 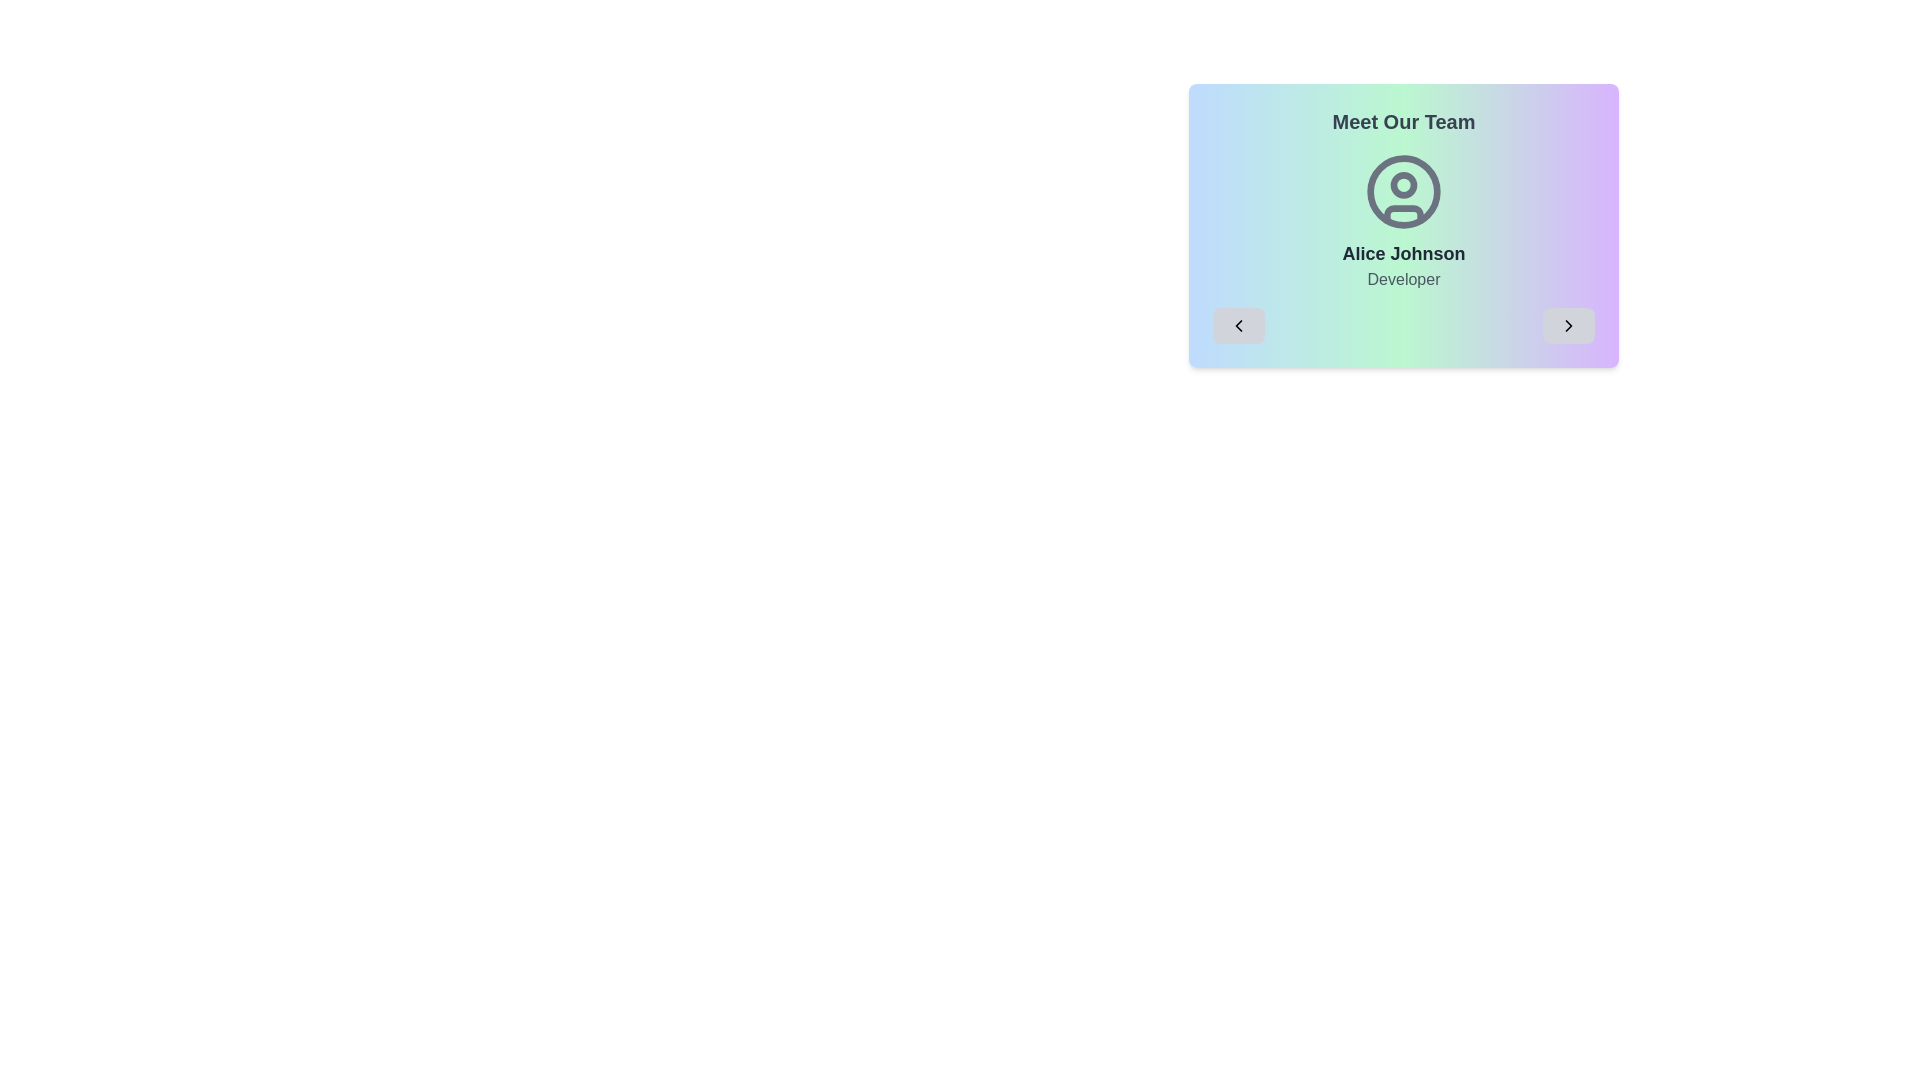 What do you see at coordinates (1402, 246) in the screenshot?
I see `the user profile component located within the 'Meet Our Team' card layout, which displays the user's name, position, and avatar` at bounding box center [1402, 246].